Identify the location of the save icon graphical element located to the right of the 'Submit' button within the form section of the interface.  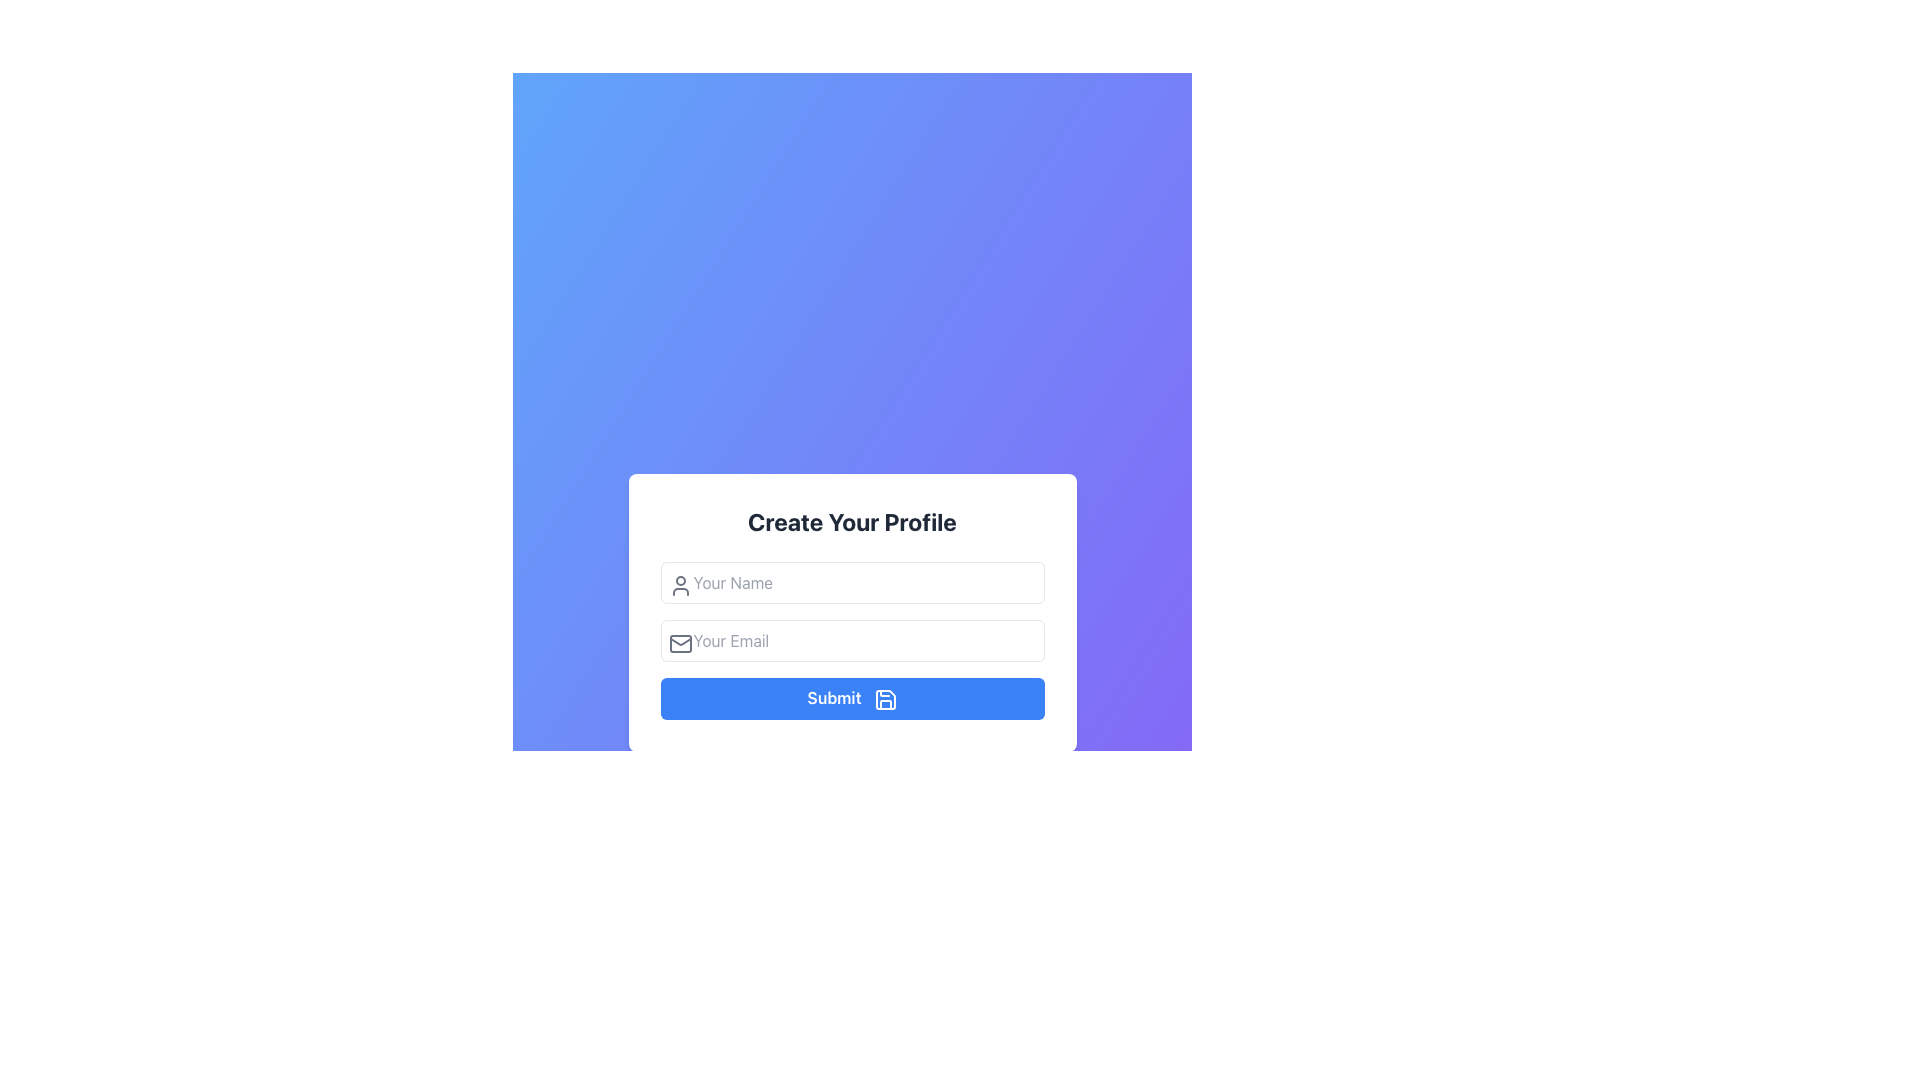
(884, 698).